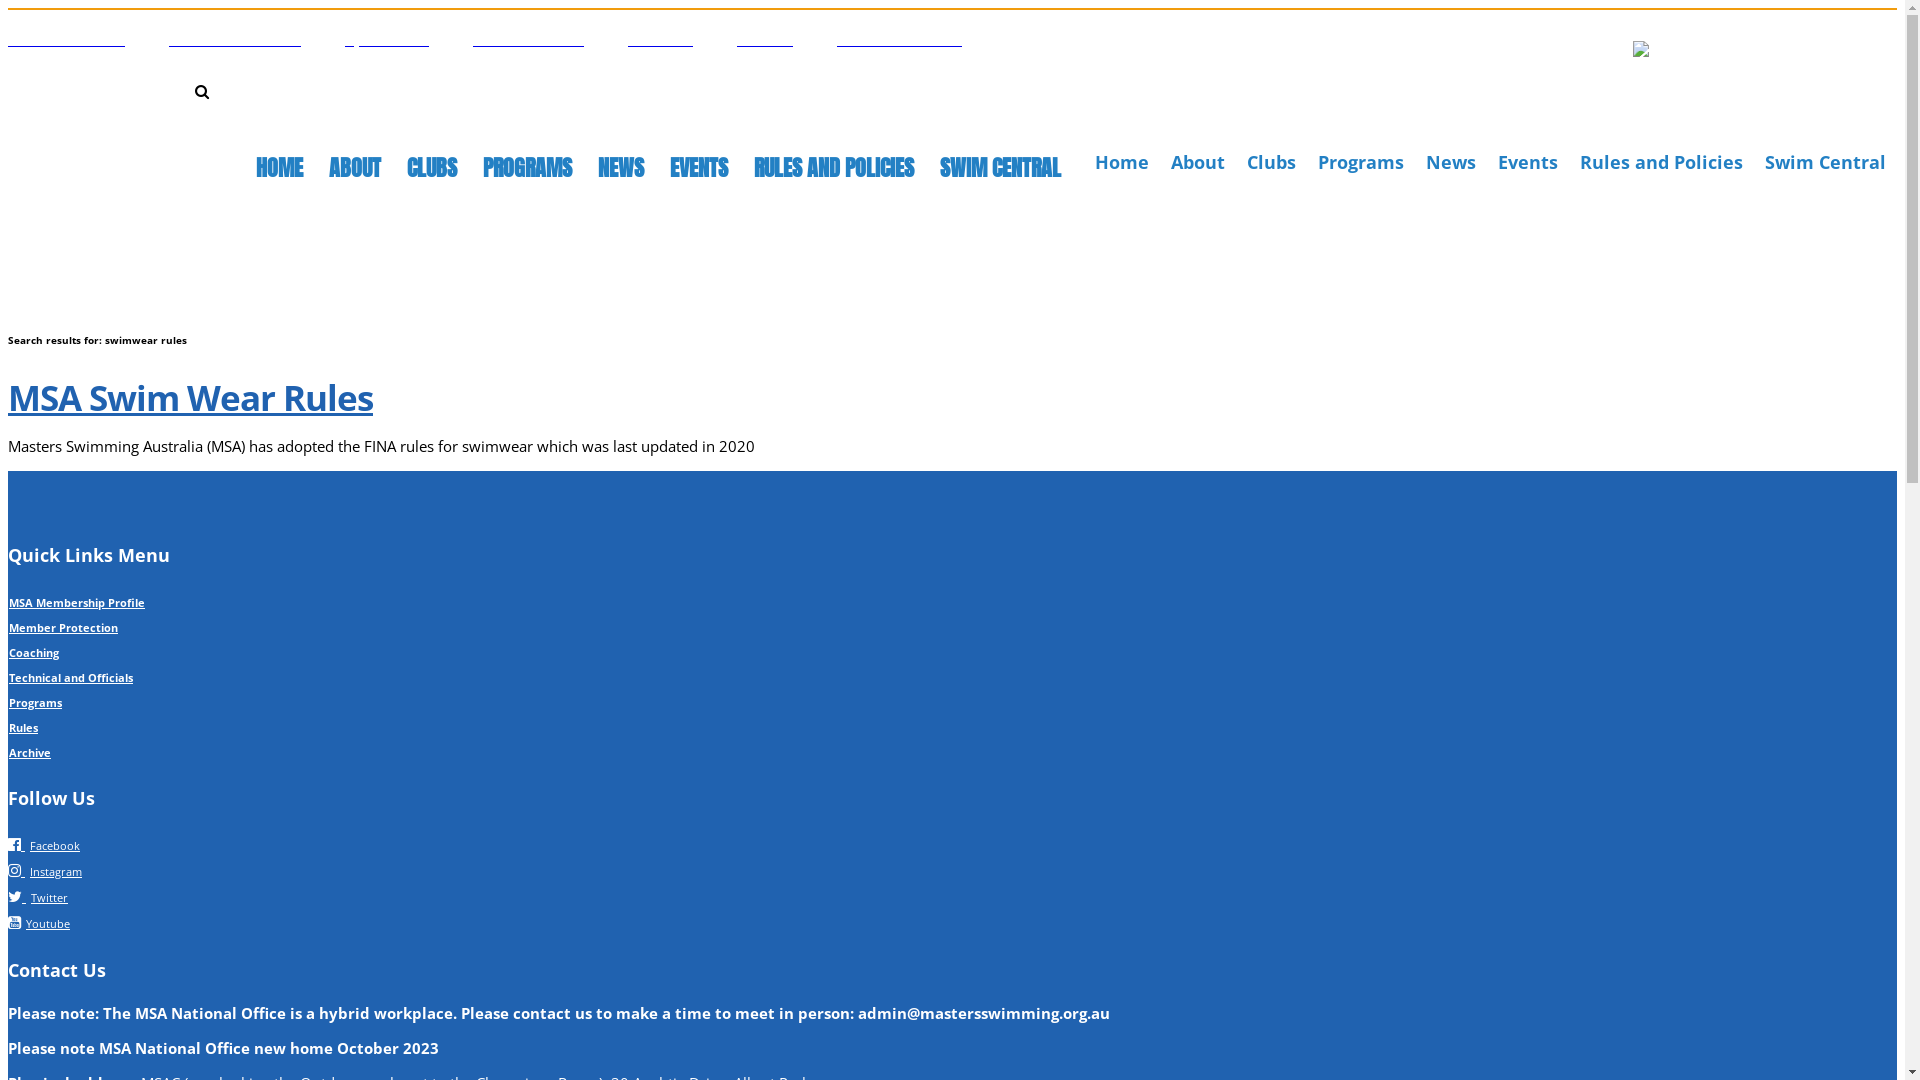 Image resolution: width=1920 pixels, height=1080 pixels. Describe the element at coordinates (71, 676) in the screenshot. I see `'Technical and Officials'` at that location.